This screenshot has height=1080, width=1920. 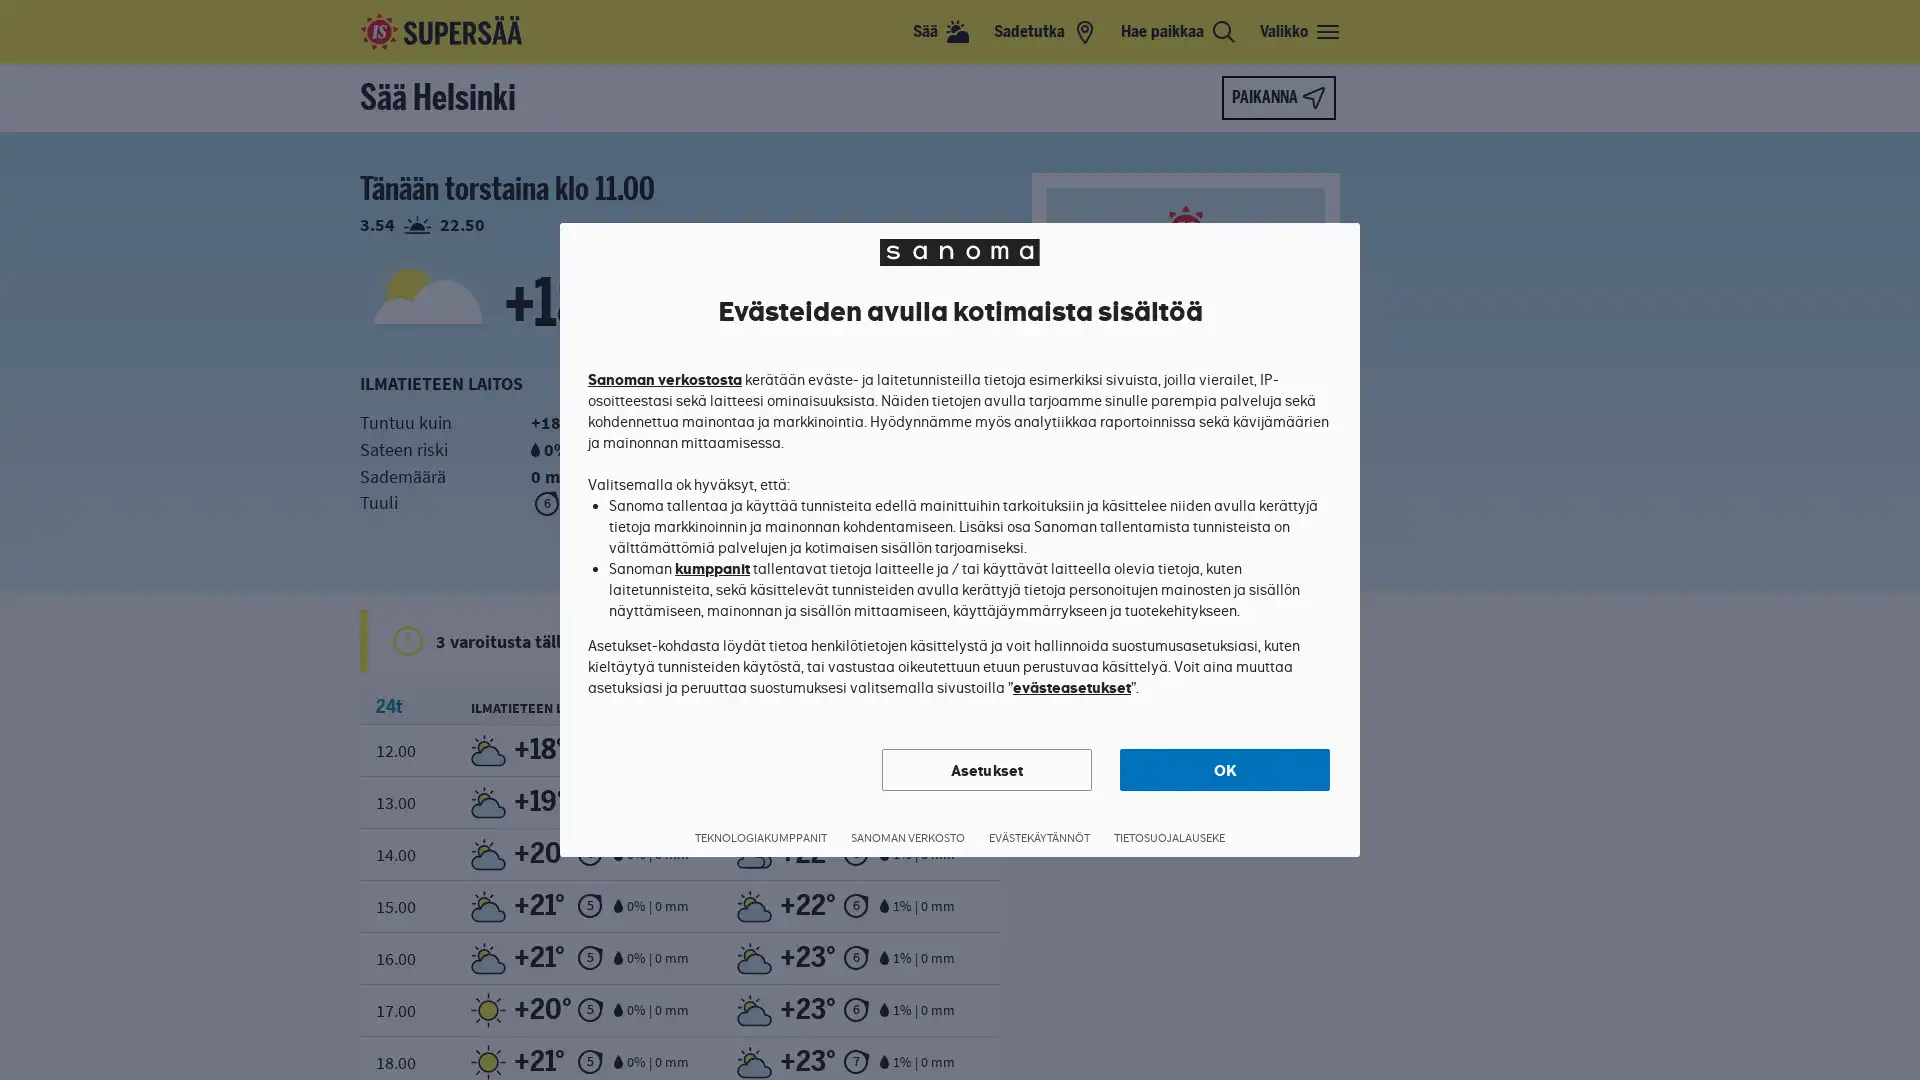 What do you see at coordinates (1300, 31) in the screenshot?
I see `Valikko` at bounding box center [1300, 31].